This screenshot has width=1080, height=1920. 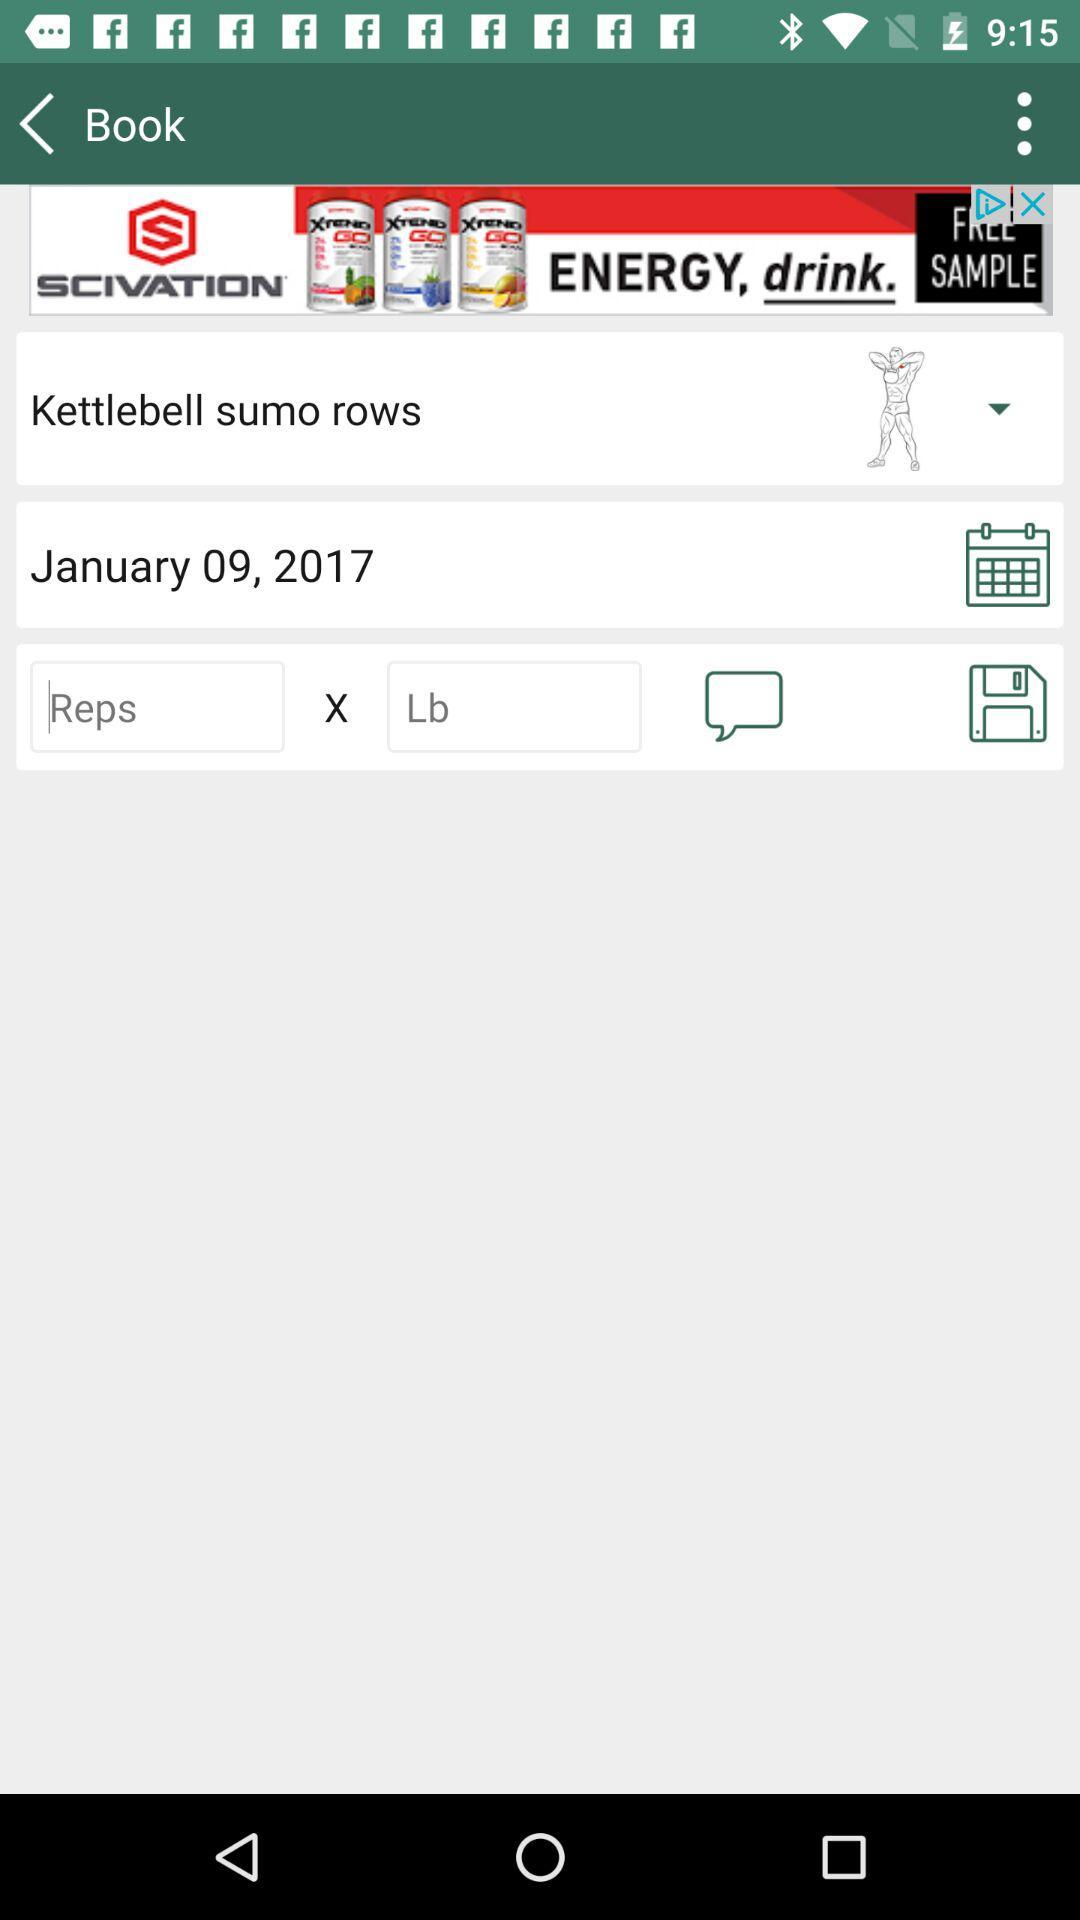 I want to click on reps option, so click(x=156, y=706).